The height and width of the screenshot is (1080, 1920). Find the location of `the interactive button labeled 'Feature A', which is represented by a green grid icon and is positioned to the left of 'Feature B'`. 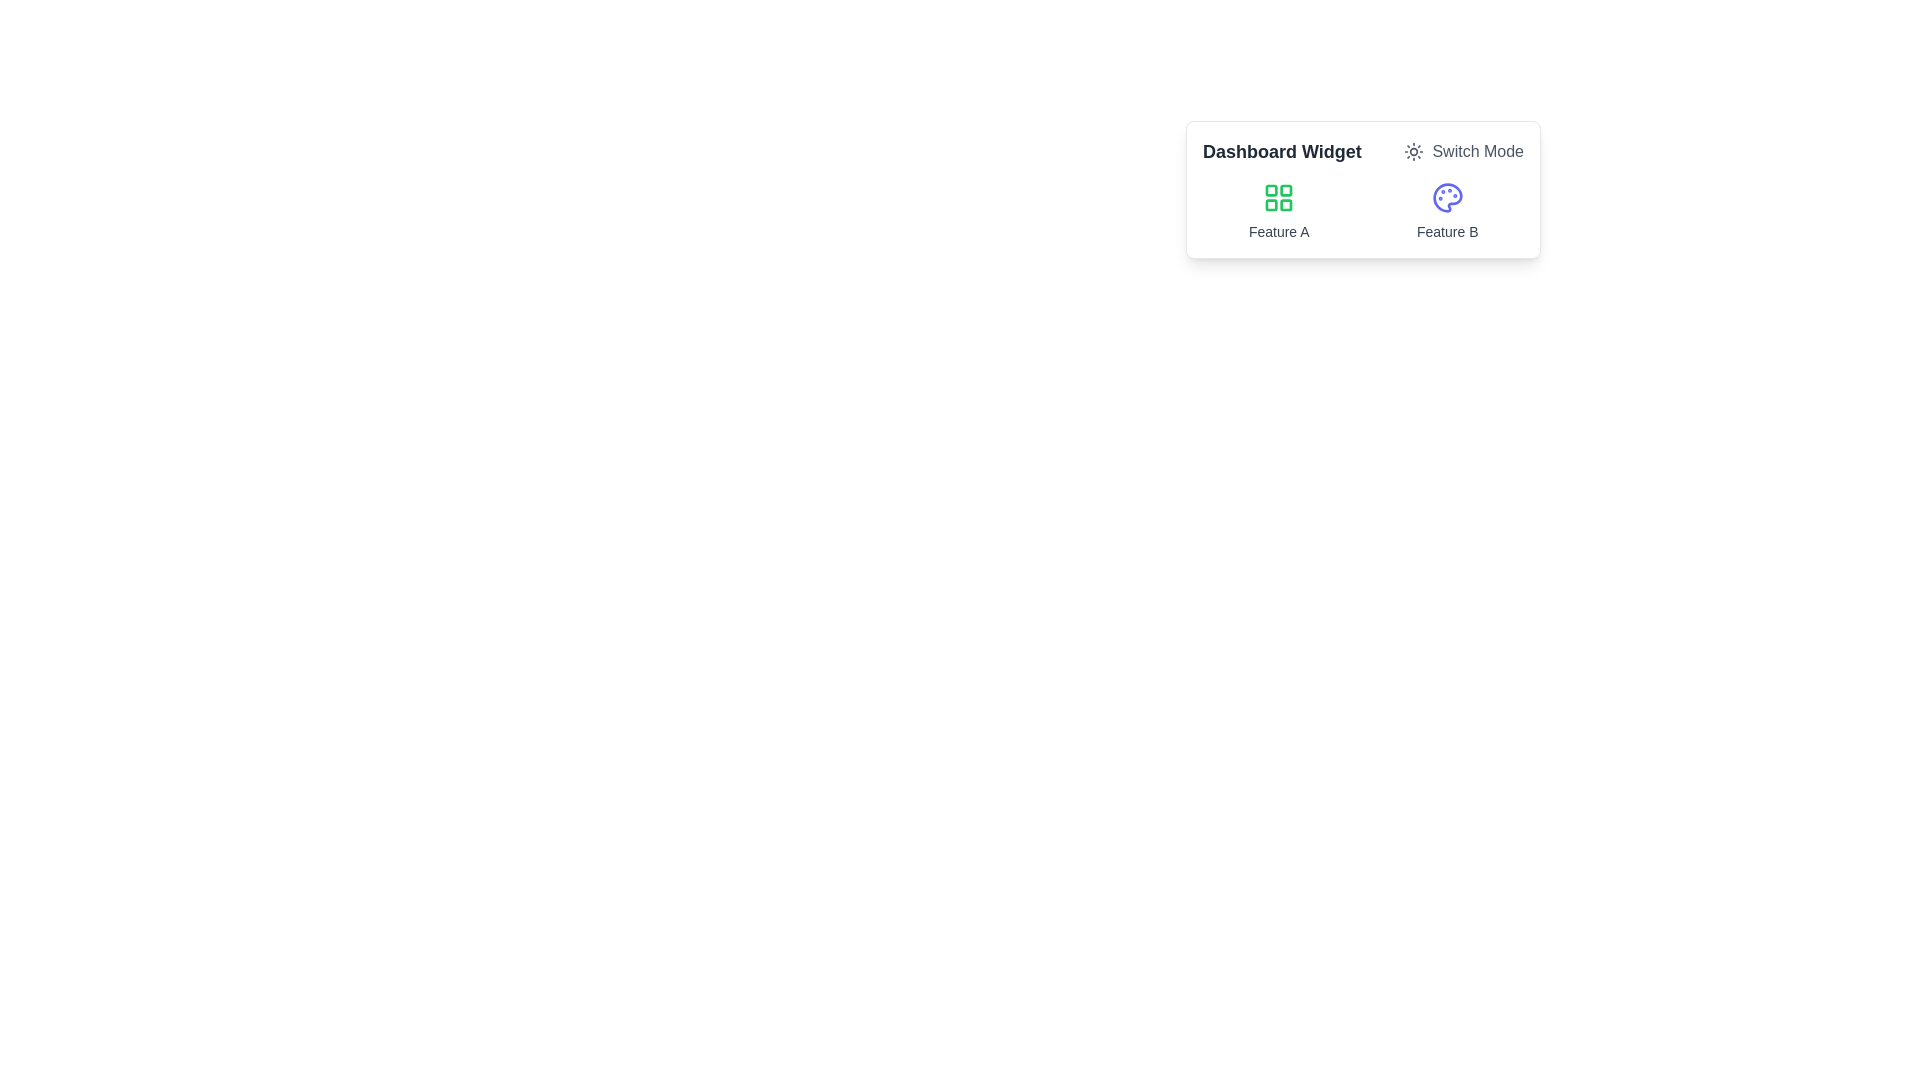

the interactive button labeled 'Feature A', which is represented by a green grid icon and is positioned to the left of 'Feature B' is located at coordinates (1278, 212).